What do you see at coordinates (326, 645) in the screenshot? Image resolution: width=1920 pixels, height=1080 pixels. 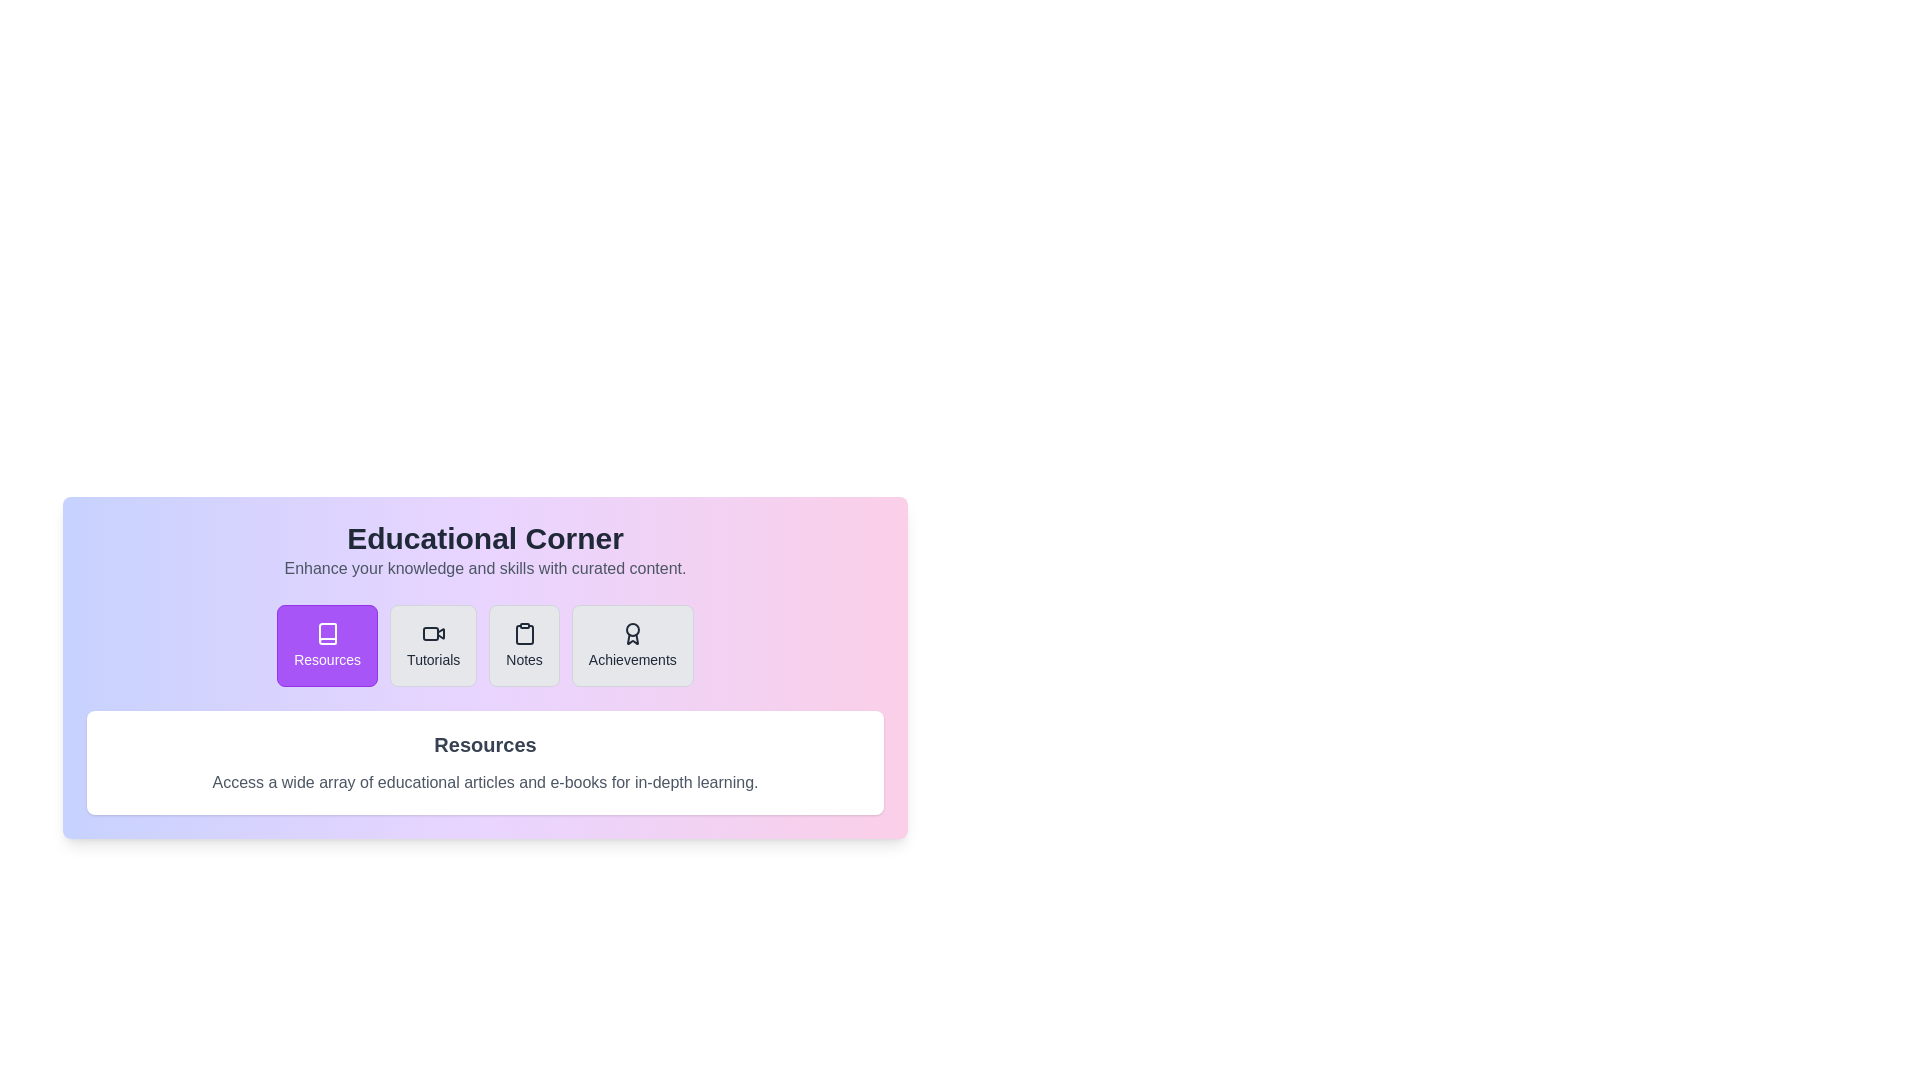 I see `the tab labeled Resources` at bounding box center [326, 645].